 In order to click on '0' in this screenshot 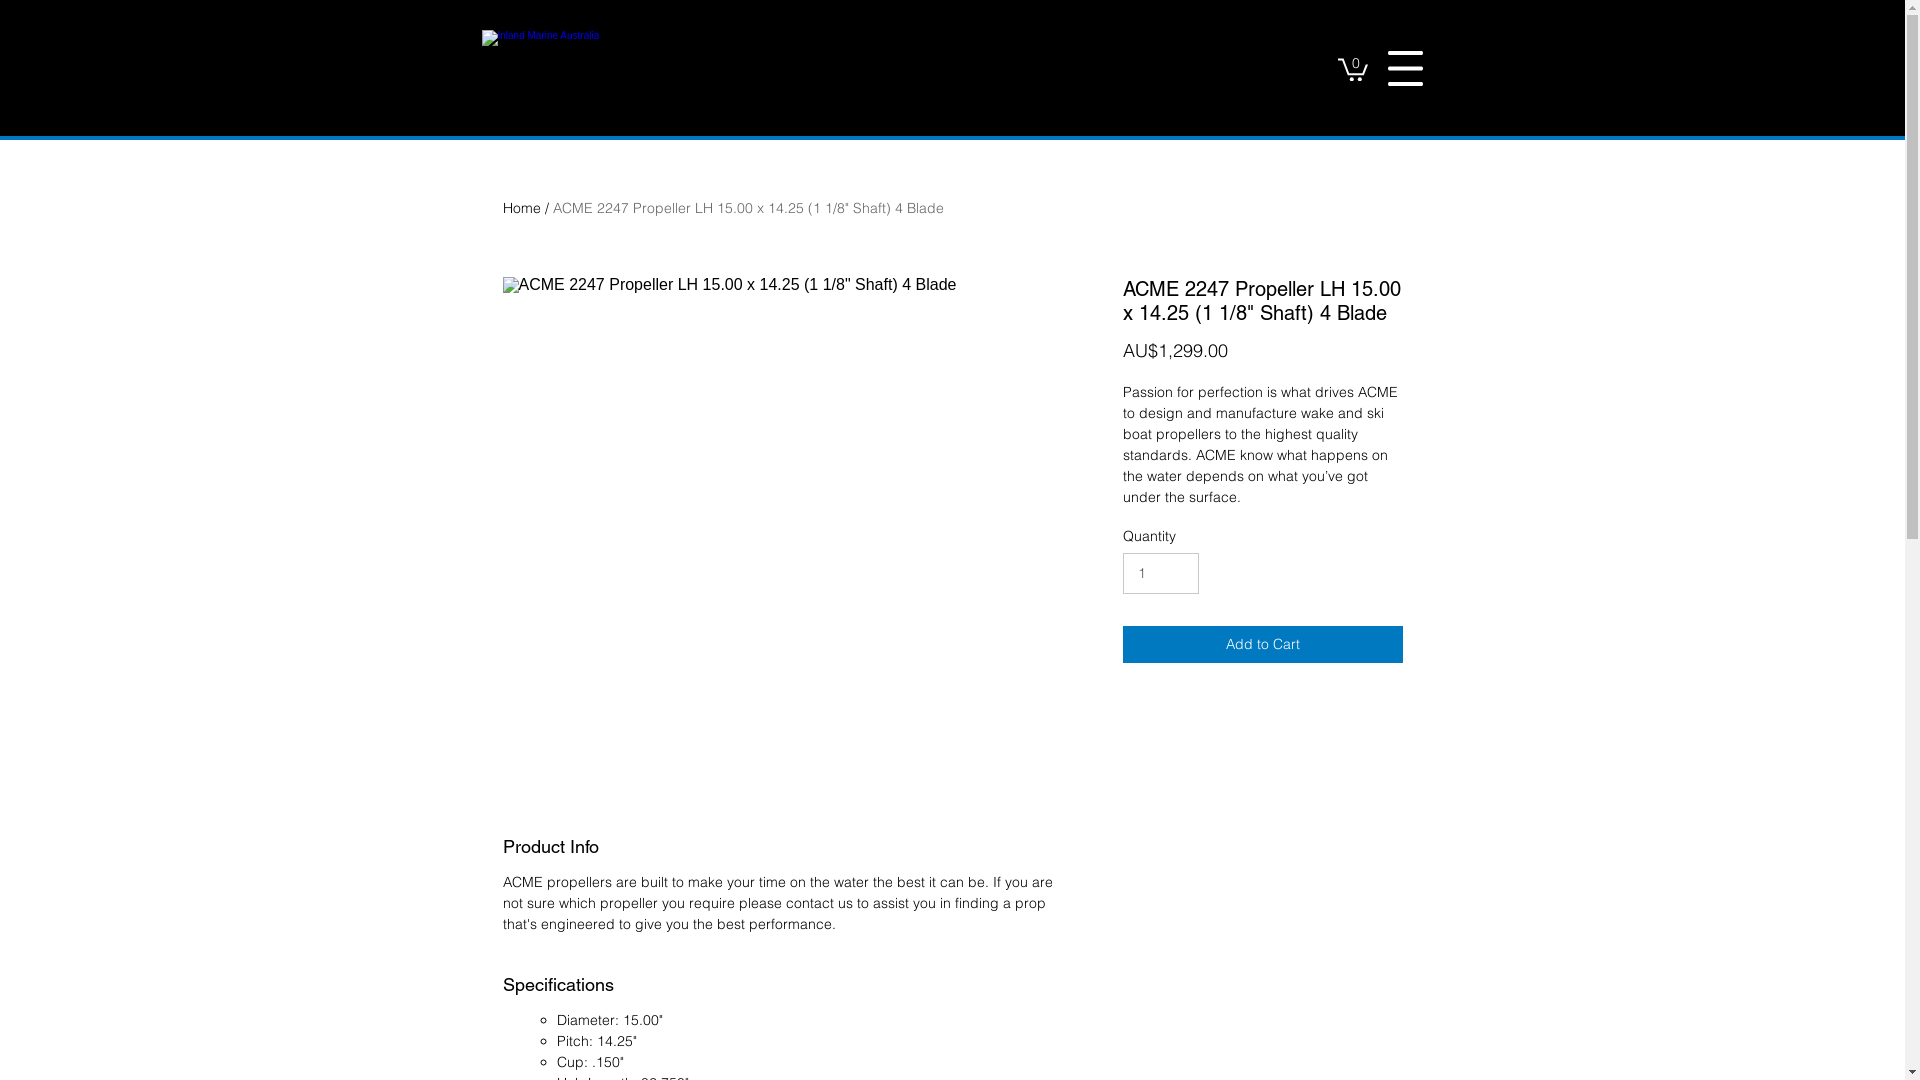, I will do `click(1353, 67)`.